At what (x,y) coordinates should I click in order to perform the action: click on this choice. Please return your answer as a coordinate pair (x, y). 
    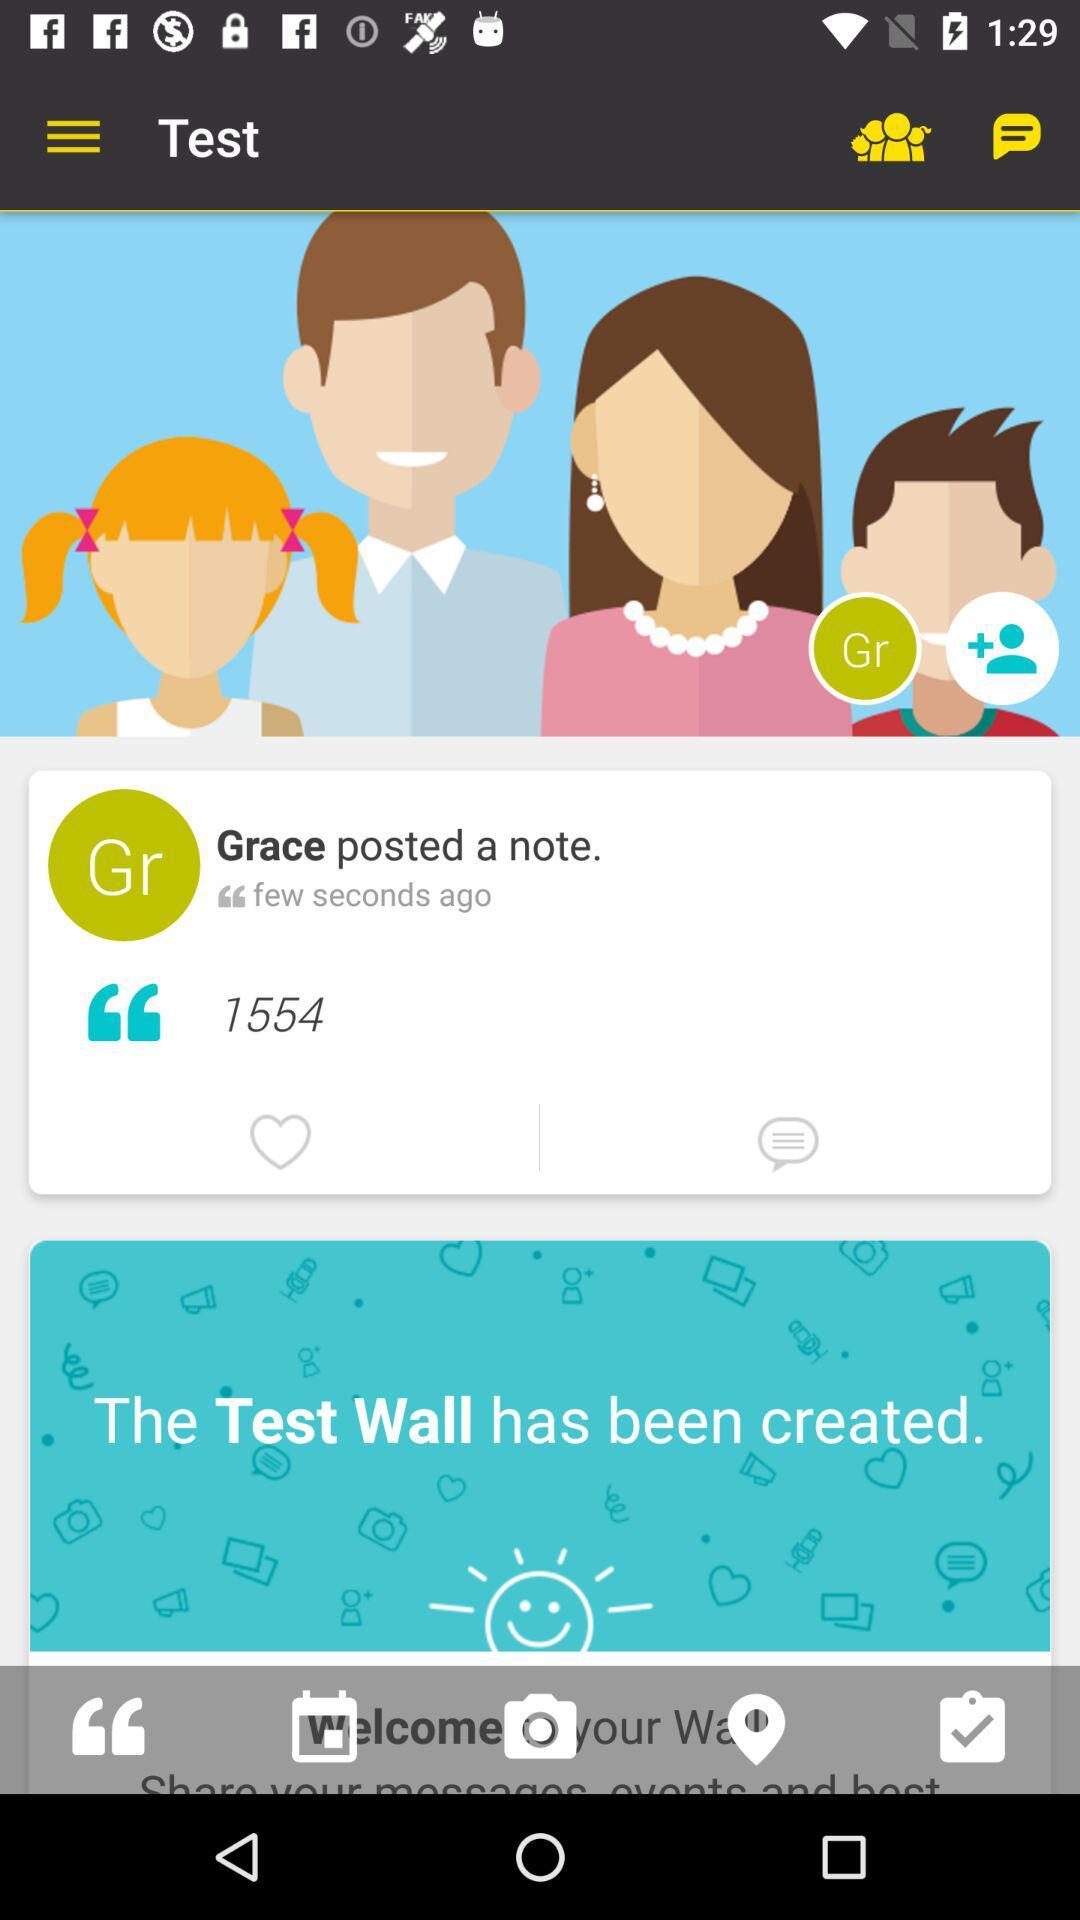
    Looking at the image, I should click on (971, 1728).